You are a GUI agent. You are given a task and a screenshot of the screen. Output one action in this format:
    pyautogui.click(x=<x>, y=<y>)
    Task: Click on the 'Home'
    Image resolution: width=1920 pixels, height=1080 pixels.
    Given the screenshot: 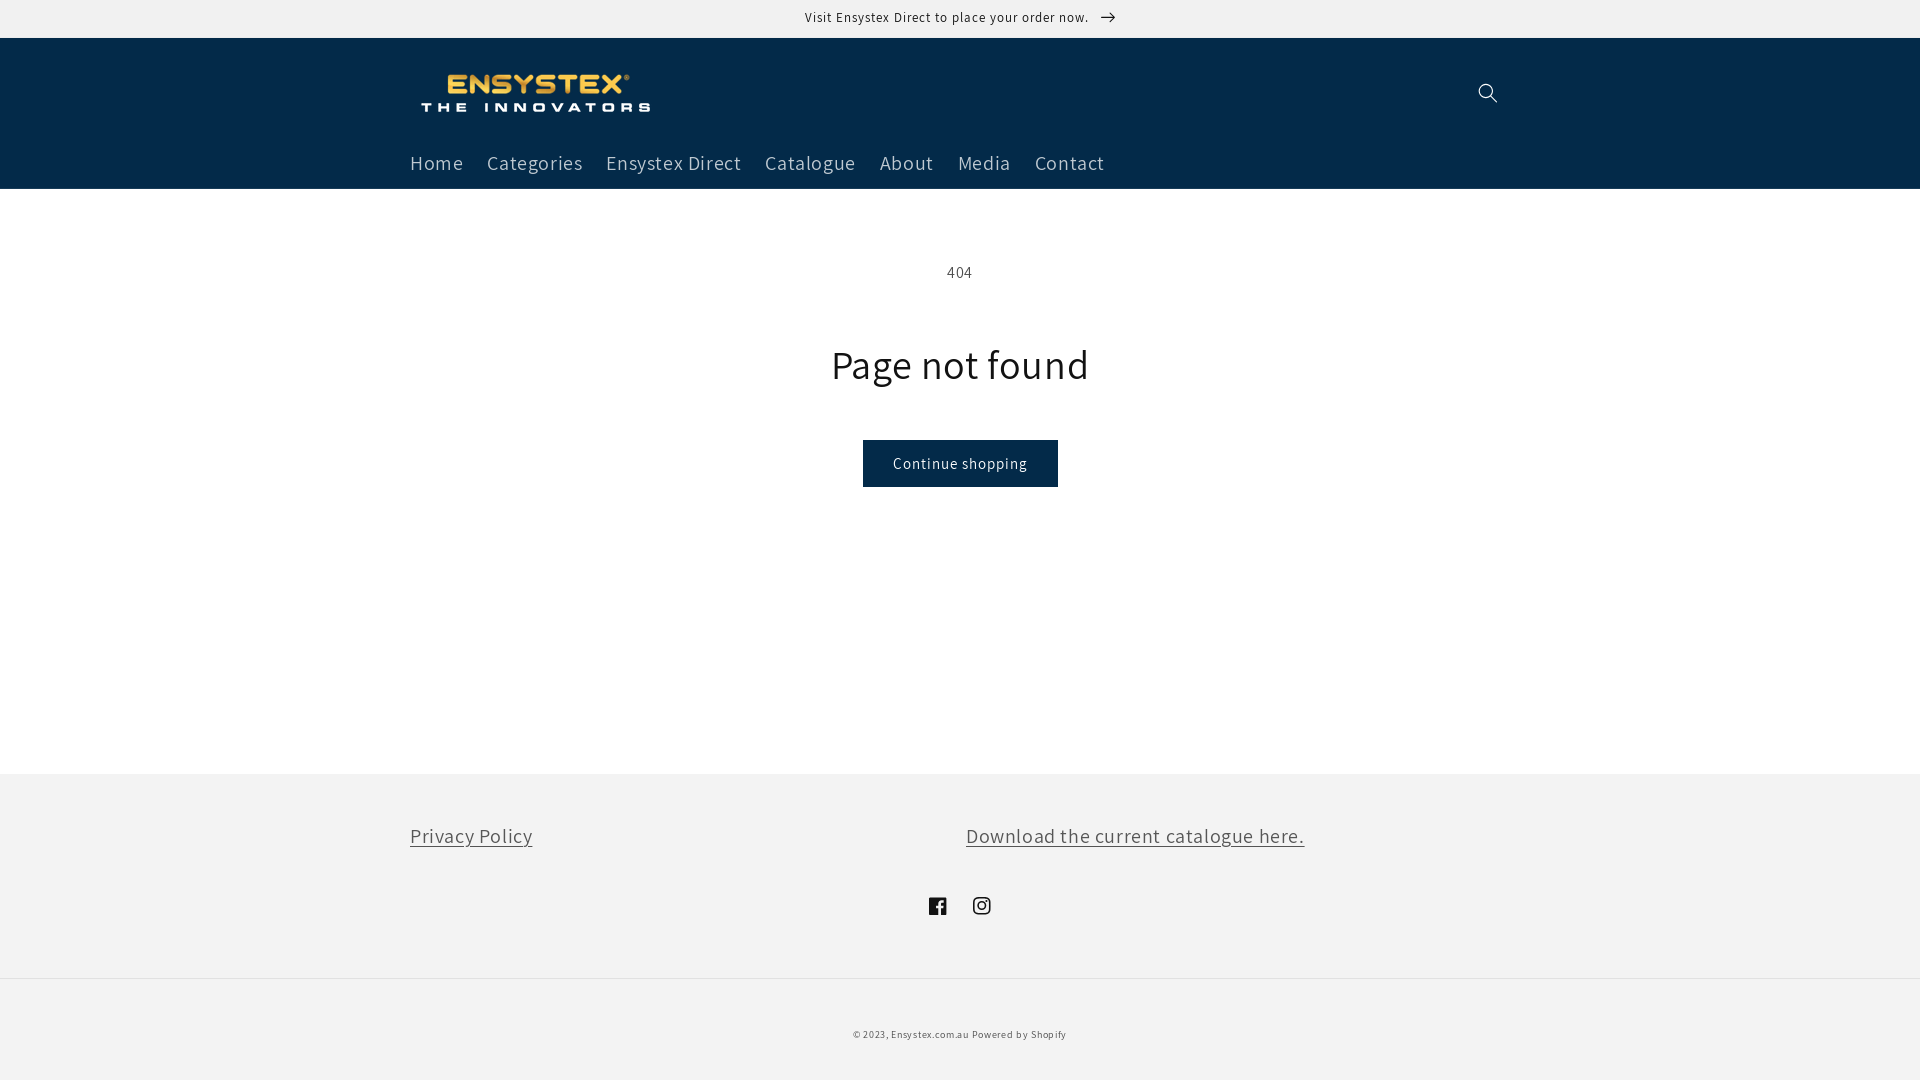 What is the action you would take?
    pyautogui.click(x=398, y=161)
    